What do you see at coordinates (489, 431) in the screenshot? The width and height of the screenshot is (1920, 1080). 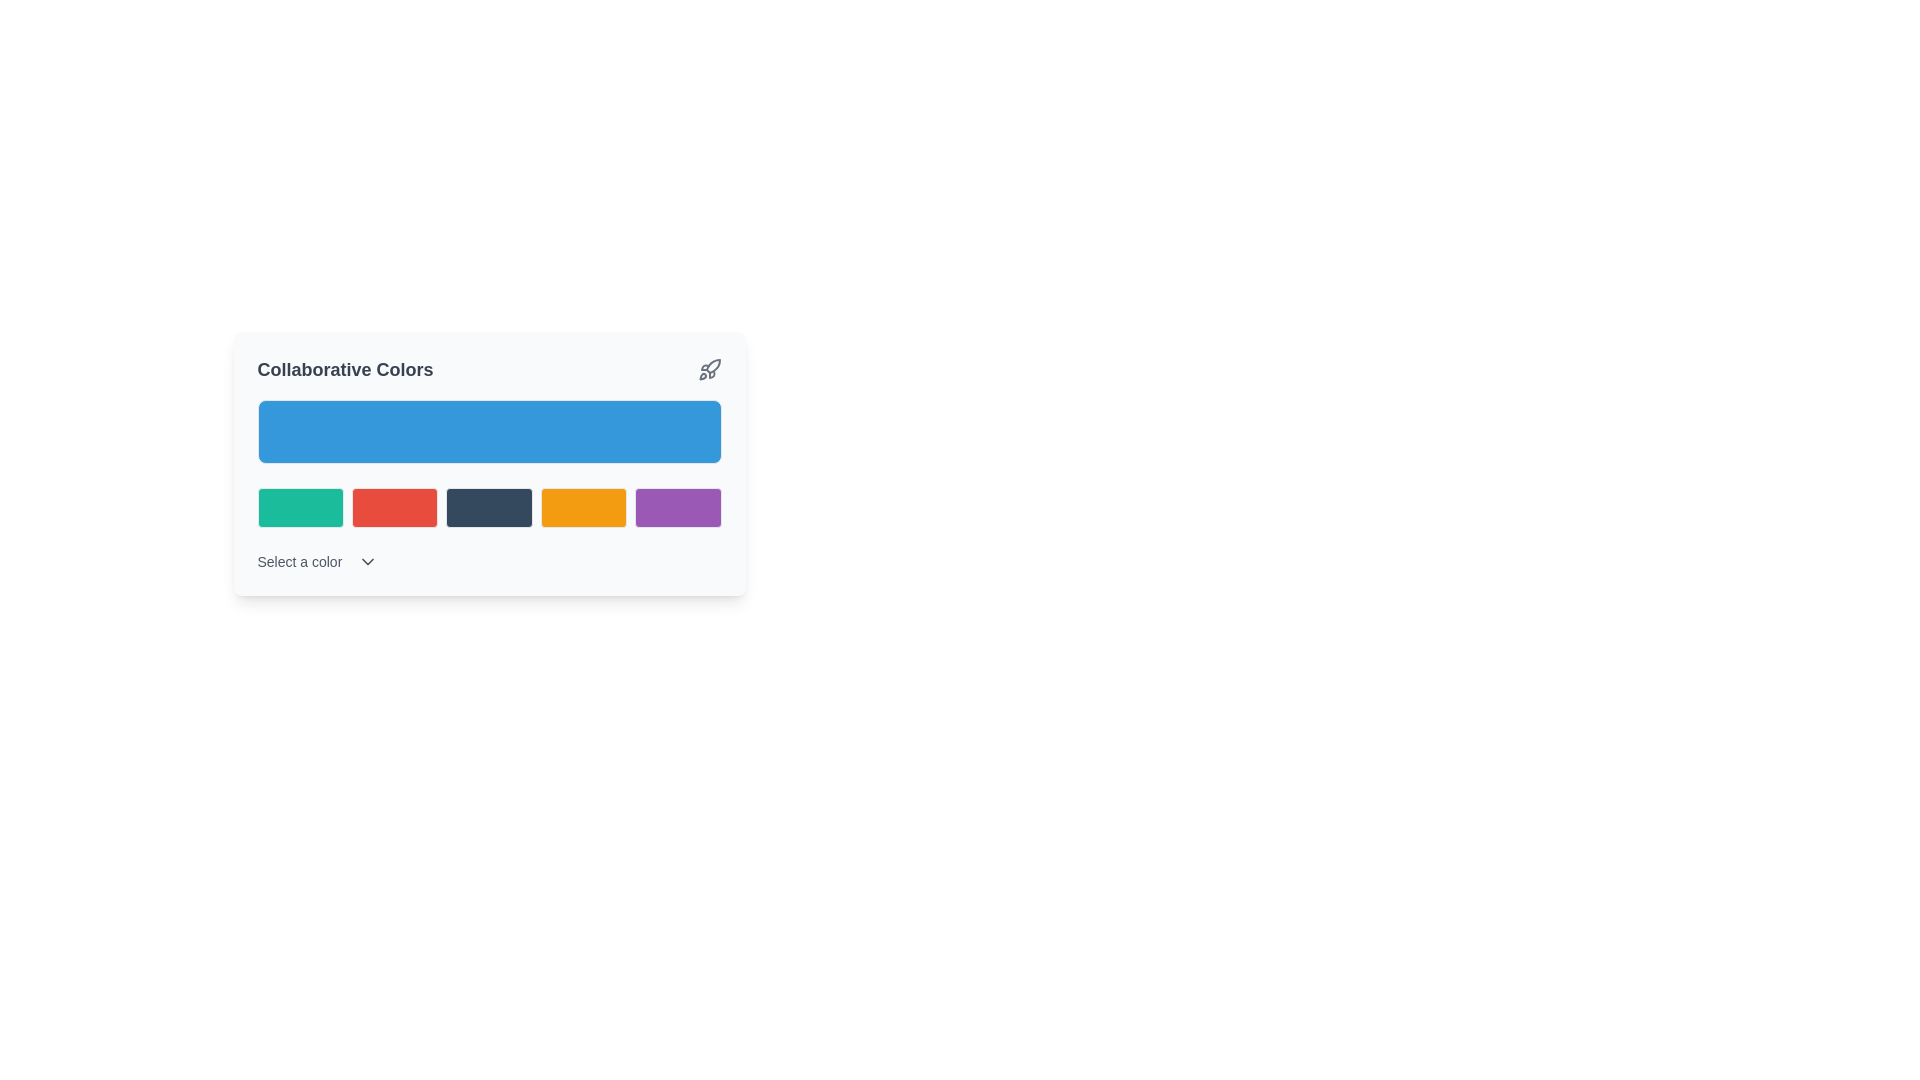 I see `the display segment within the 'Collaborative Colors' section, located above the color selection area, for visual information` at bounding box center [489, 431].